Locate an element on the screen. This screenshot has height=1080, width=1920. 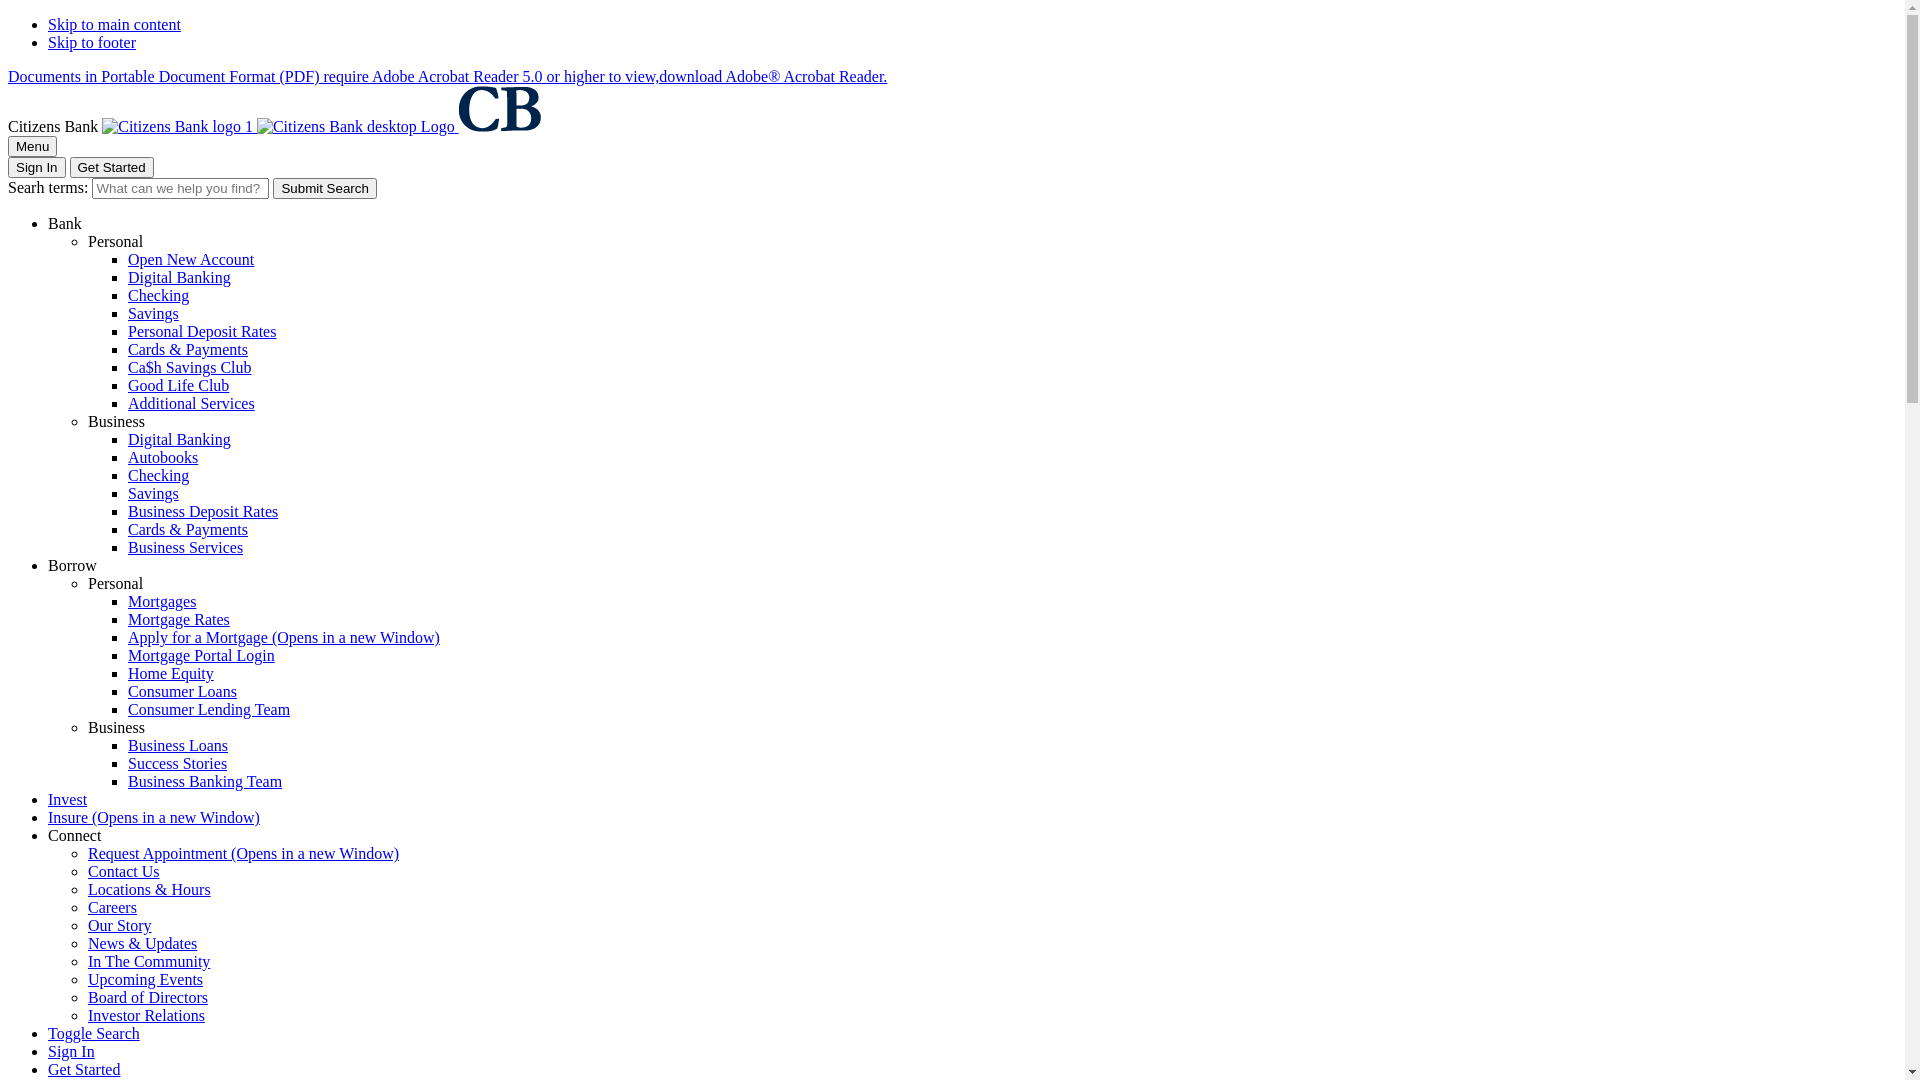
'Consumer Loans' is located at coordinates (182, 690).